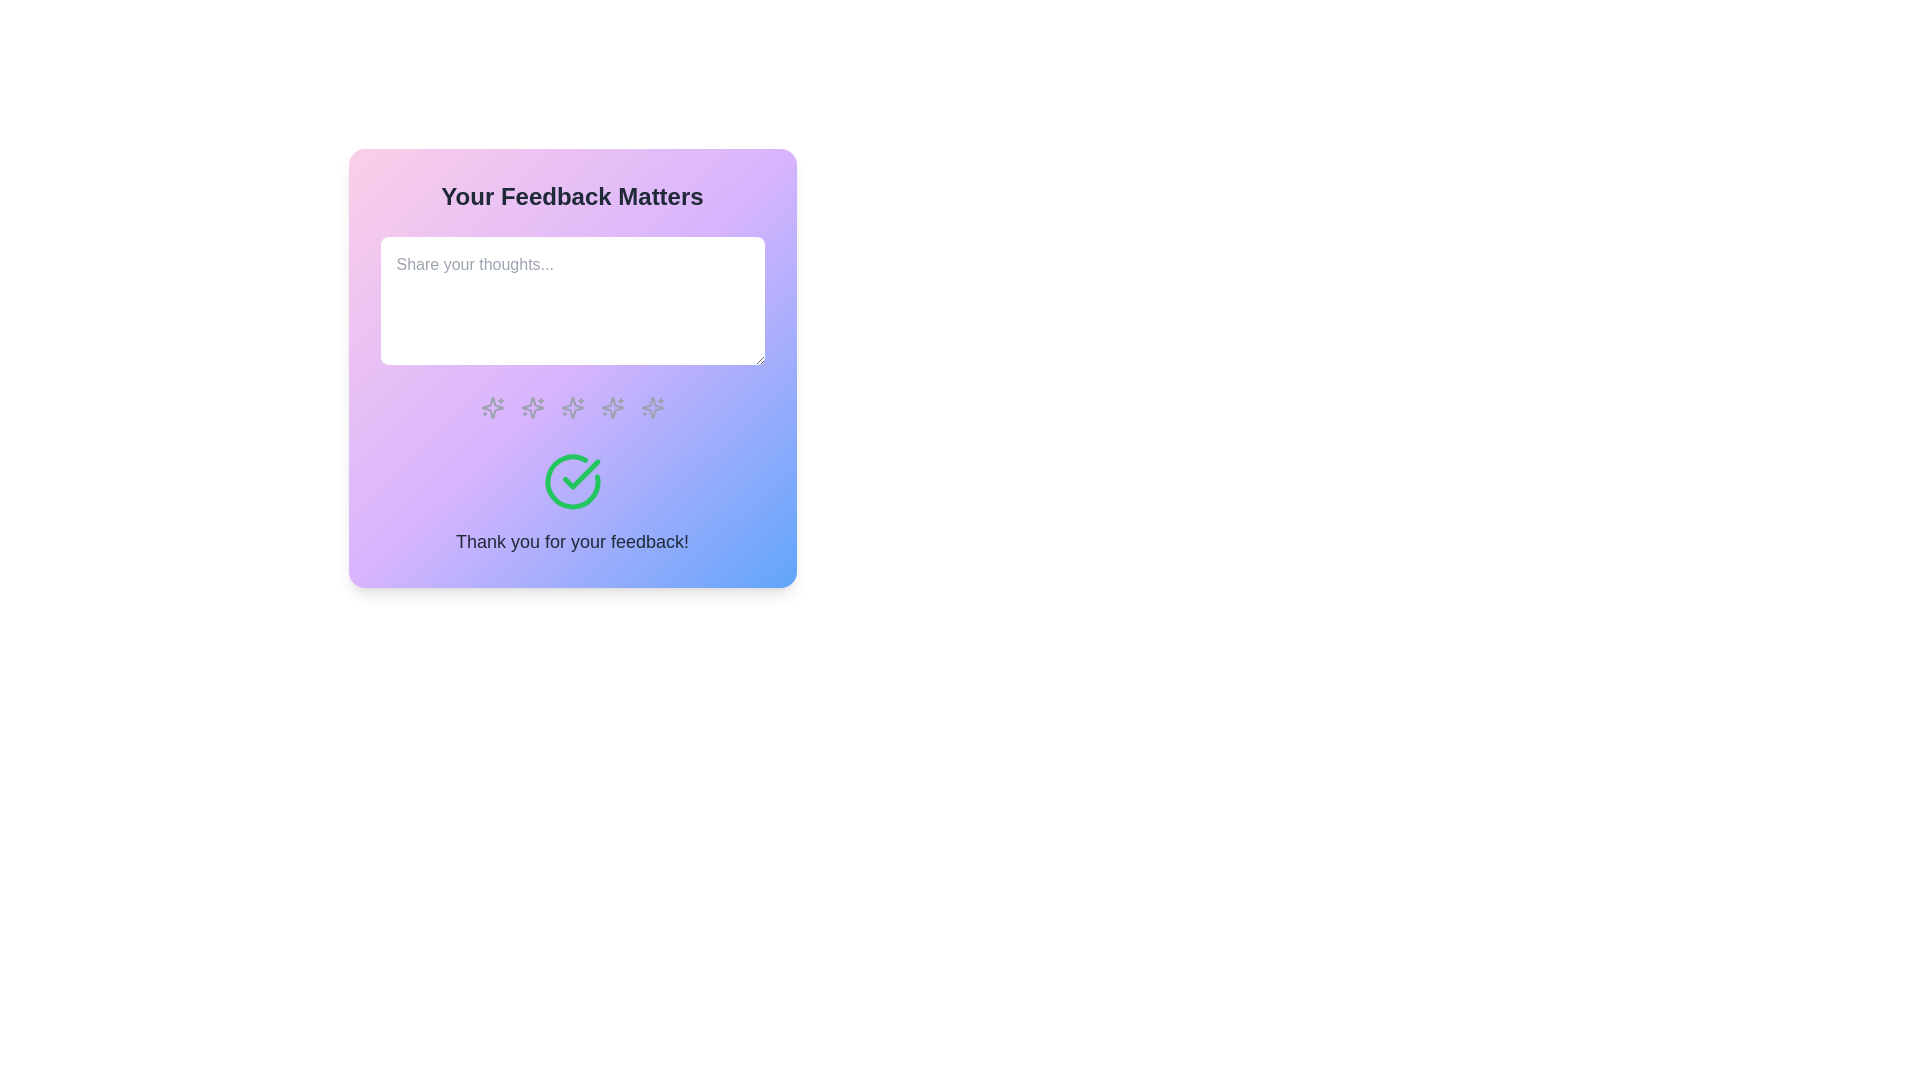 The image size is (1920, 1080). I want to click on the green checkmark icon located inside a green circle, positioned in the lower portion of the interface, below the star icons and above the 'Thank you for your feedback!' text, so click(580, 474).